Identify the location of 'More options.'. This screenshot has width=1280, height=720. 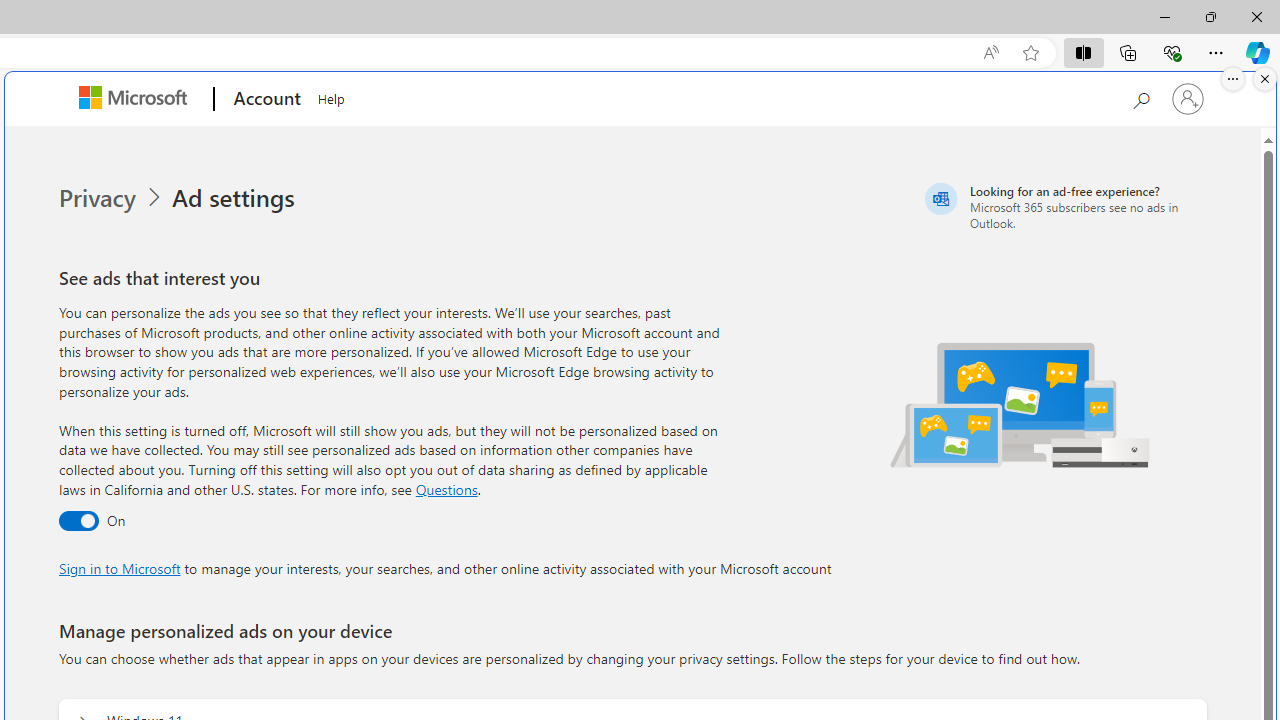
(1232, 78).